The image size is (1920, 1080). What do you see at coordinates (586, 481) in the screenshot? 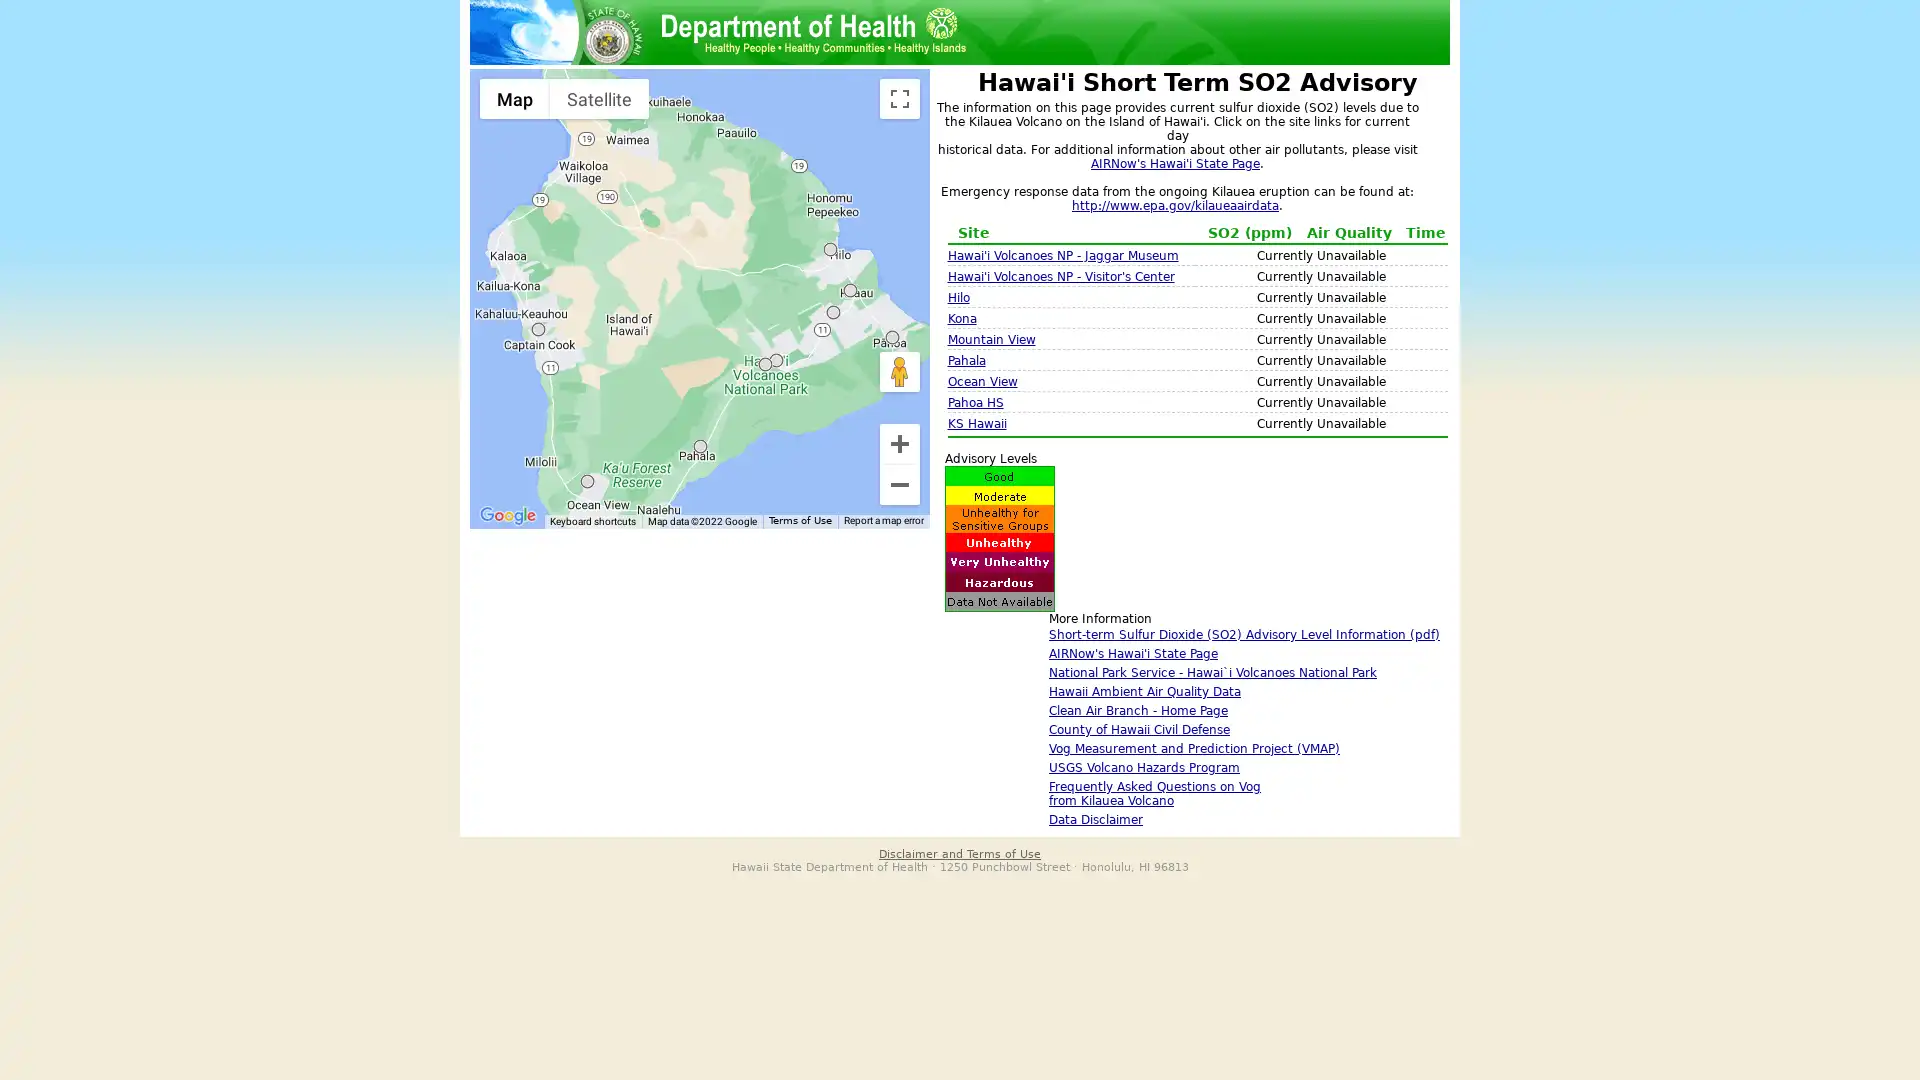
I see `Ocean View: No Data` at bounding box center [586, 481].